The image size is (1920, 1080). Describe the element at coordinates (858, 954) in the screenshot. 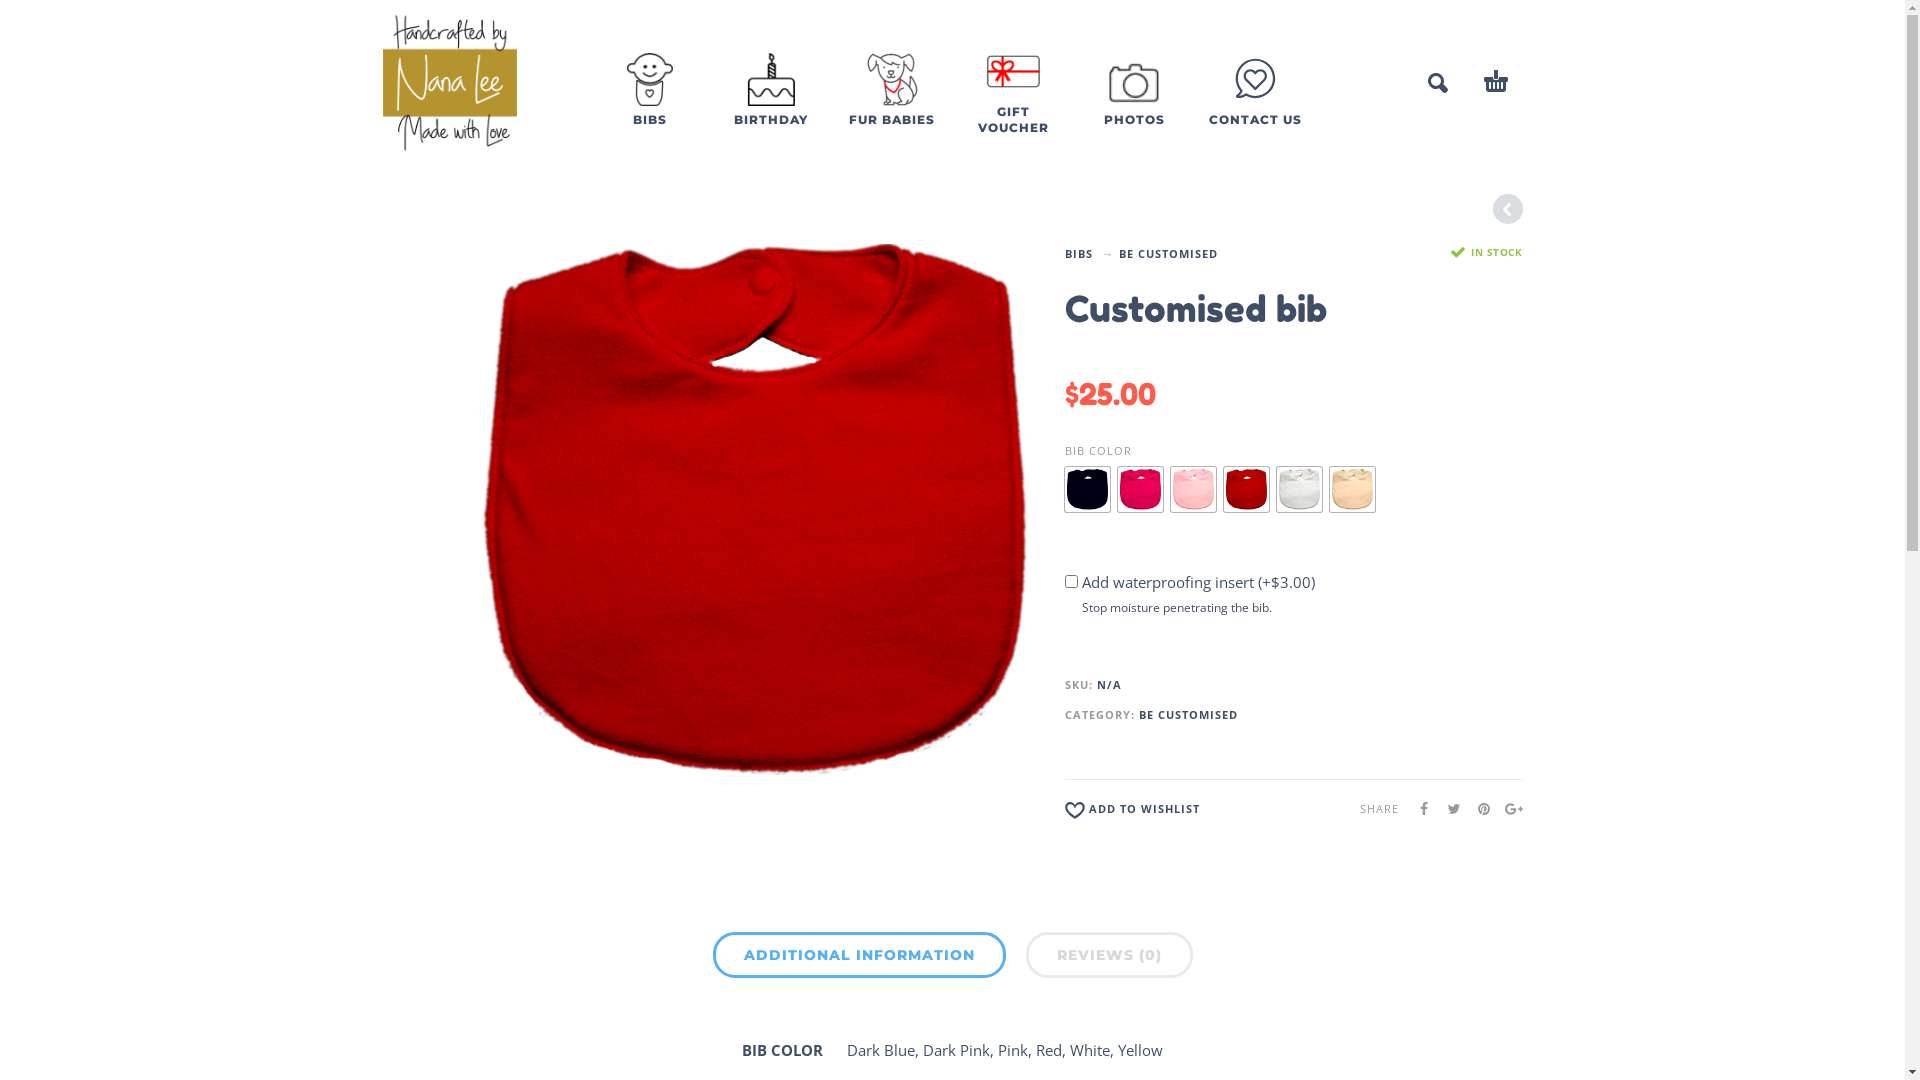

I see `'ADDITIONAL INFORMATION'` at that location.